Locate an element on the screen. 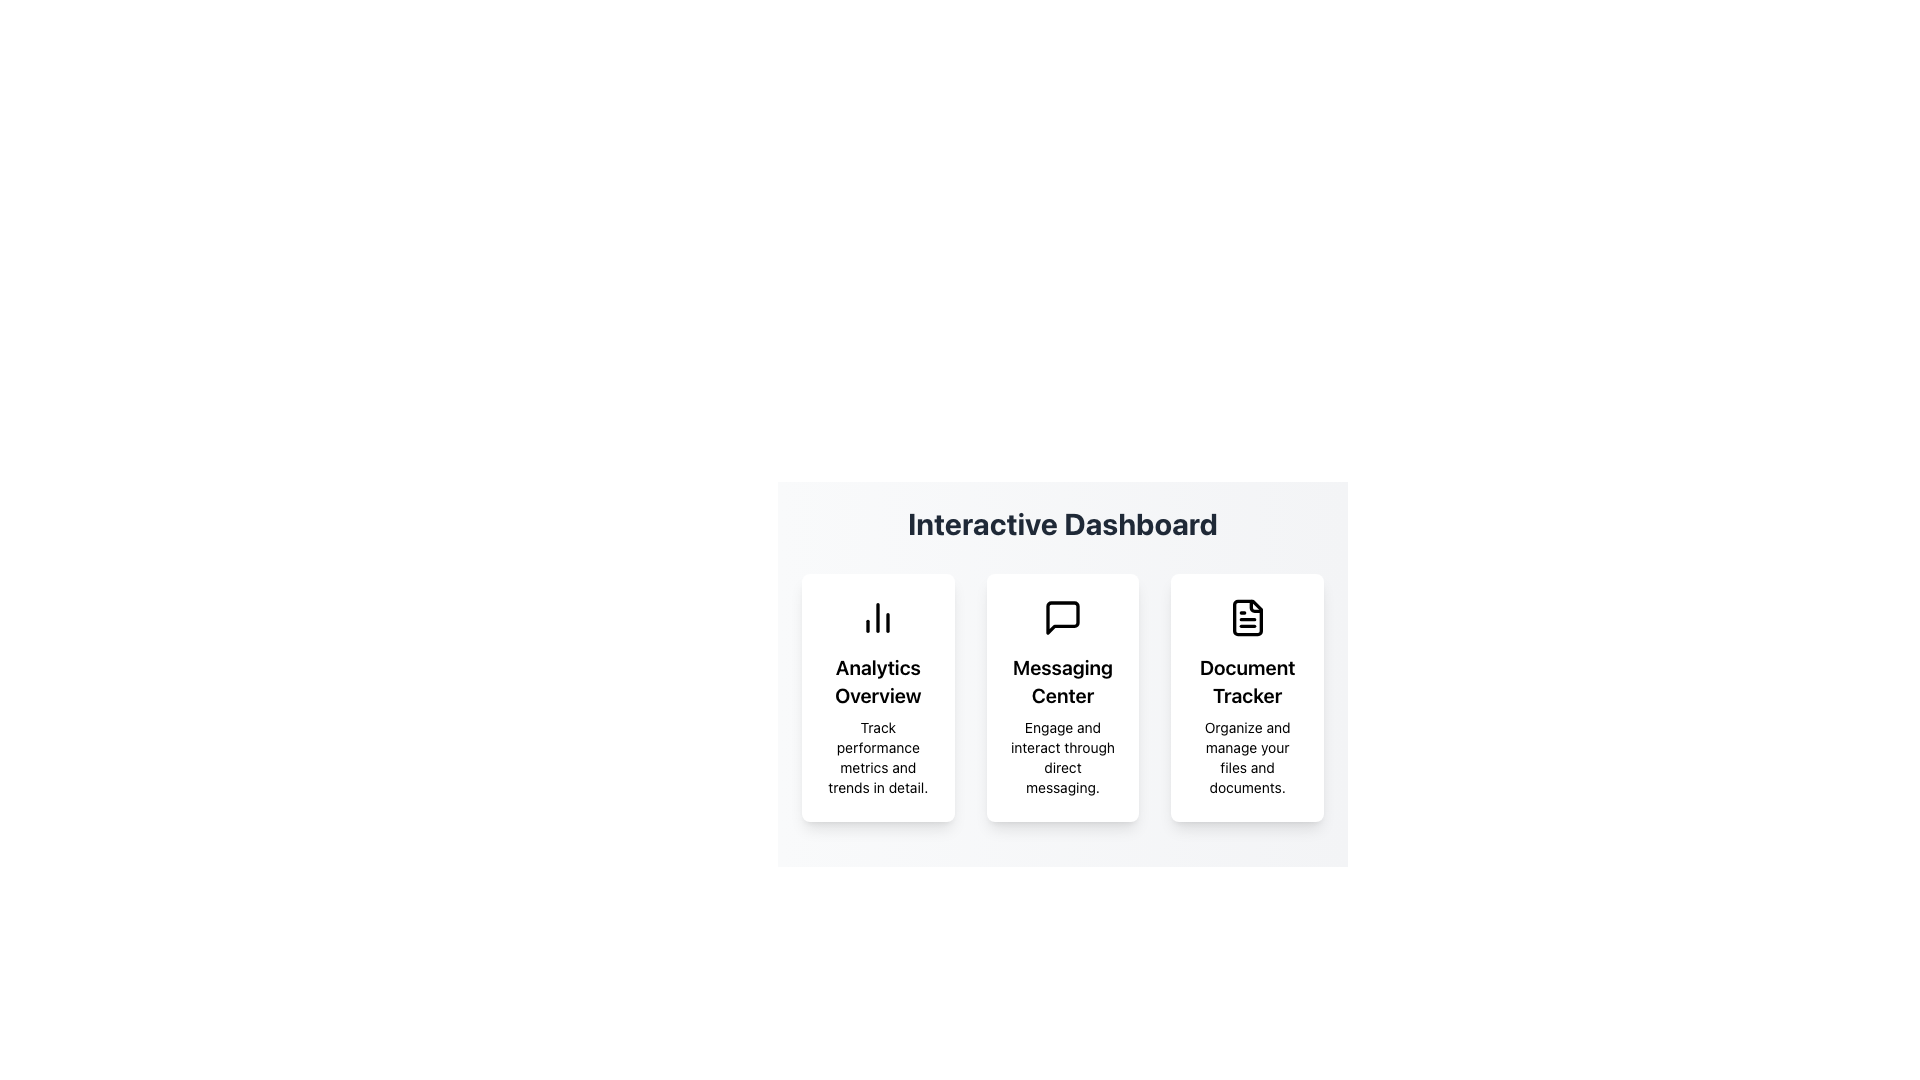 This screenshot has width=1920, height=1080. the small-sized text block displaying the phrase 'Engage and interact through direct messaging.' located in the bottom section of the 'Messaging Center' card is located at coordinates (1061, 758).